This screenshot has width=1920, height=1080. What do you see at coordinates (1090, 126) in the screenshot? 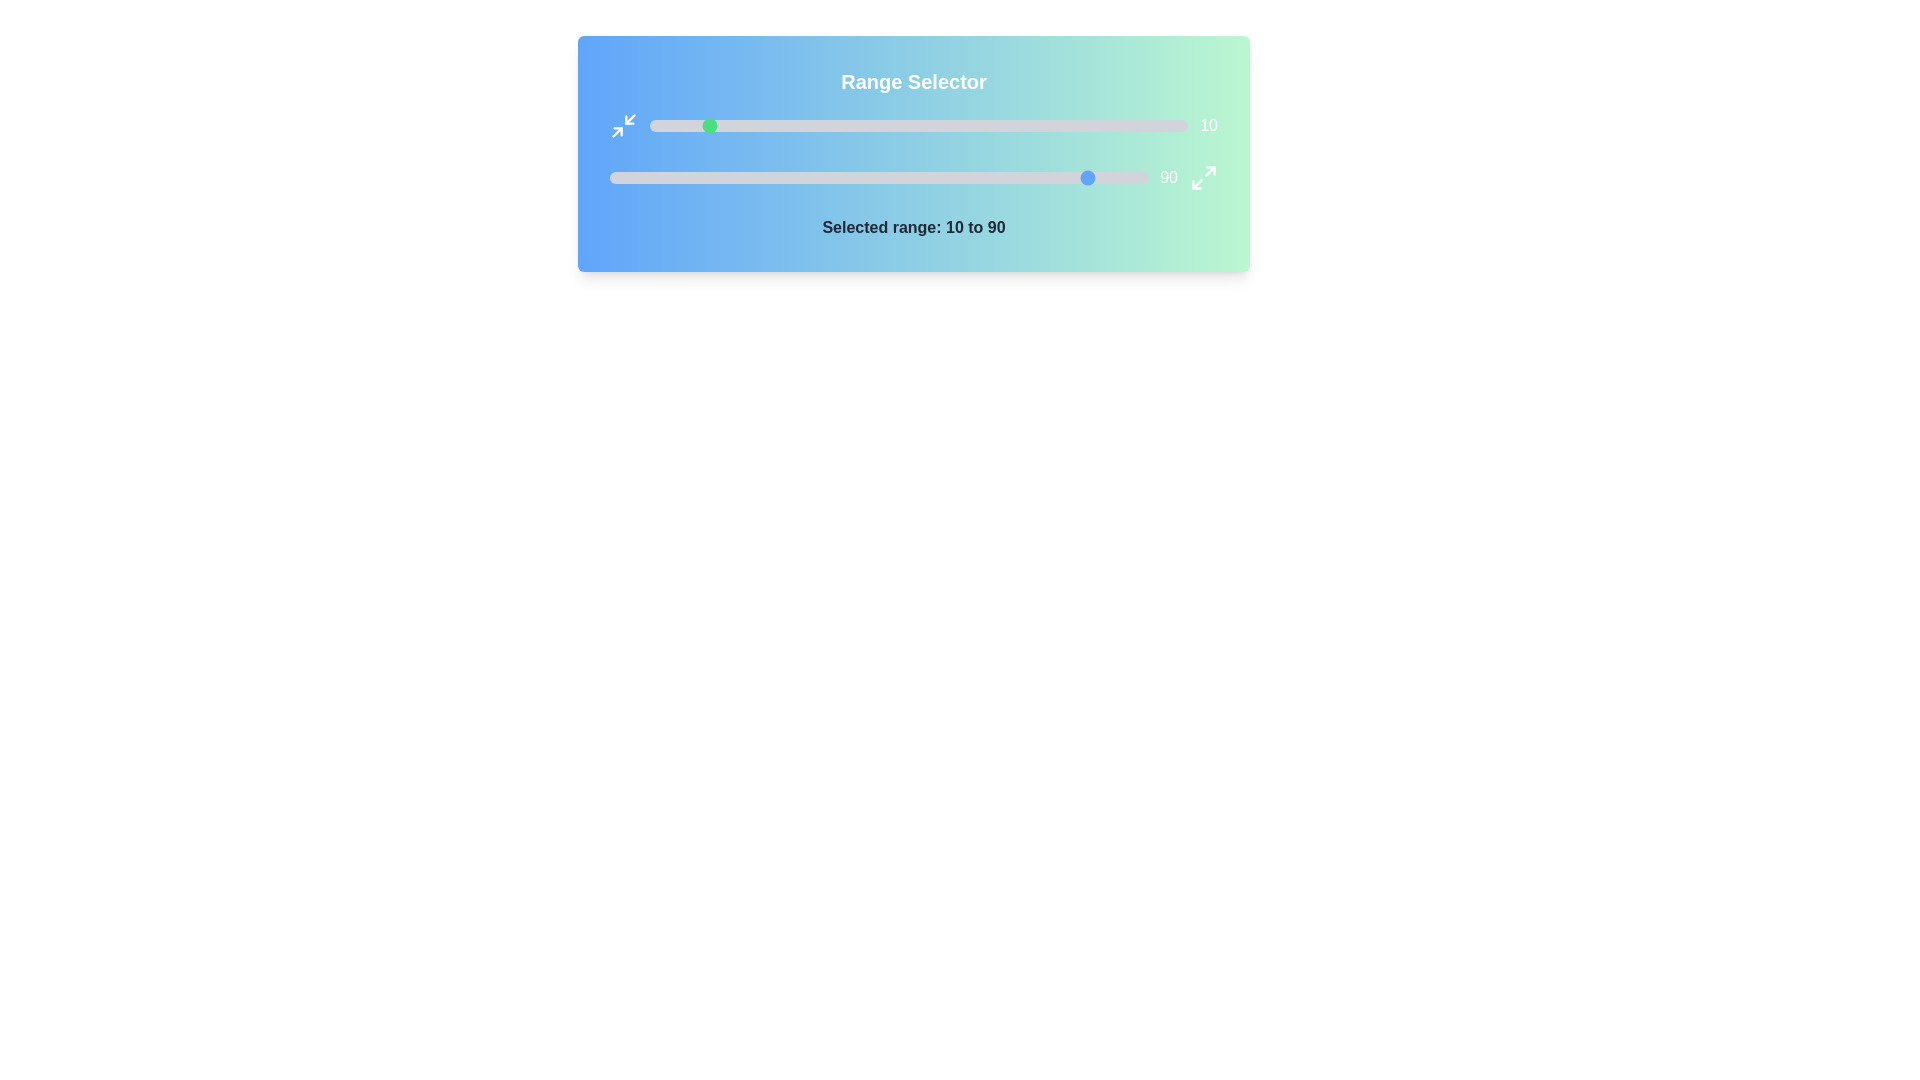
I see `the slider value` at bounding box center [1090, 126].